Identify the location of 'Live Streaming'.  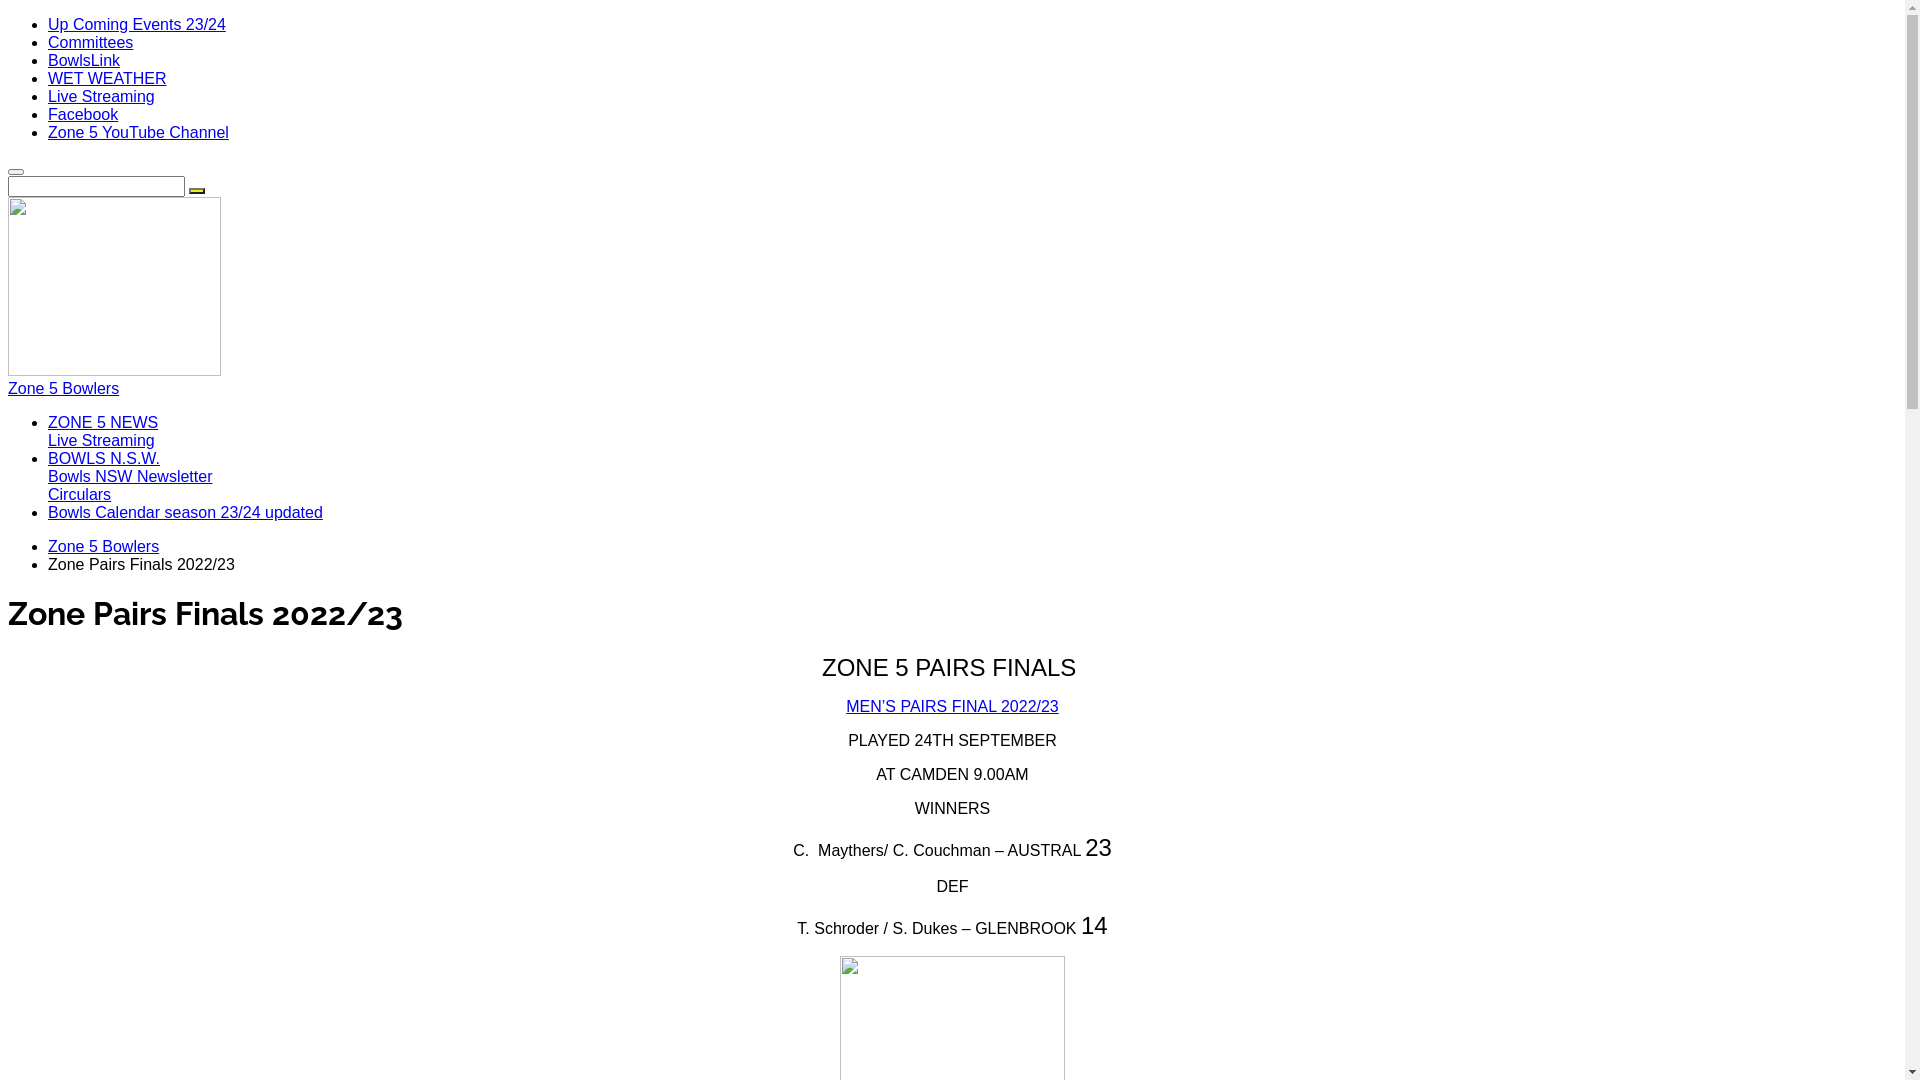
(100, 96).